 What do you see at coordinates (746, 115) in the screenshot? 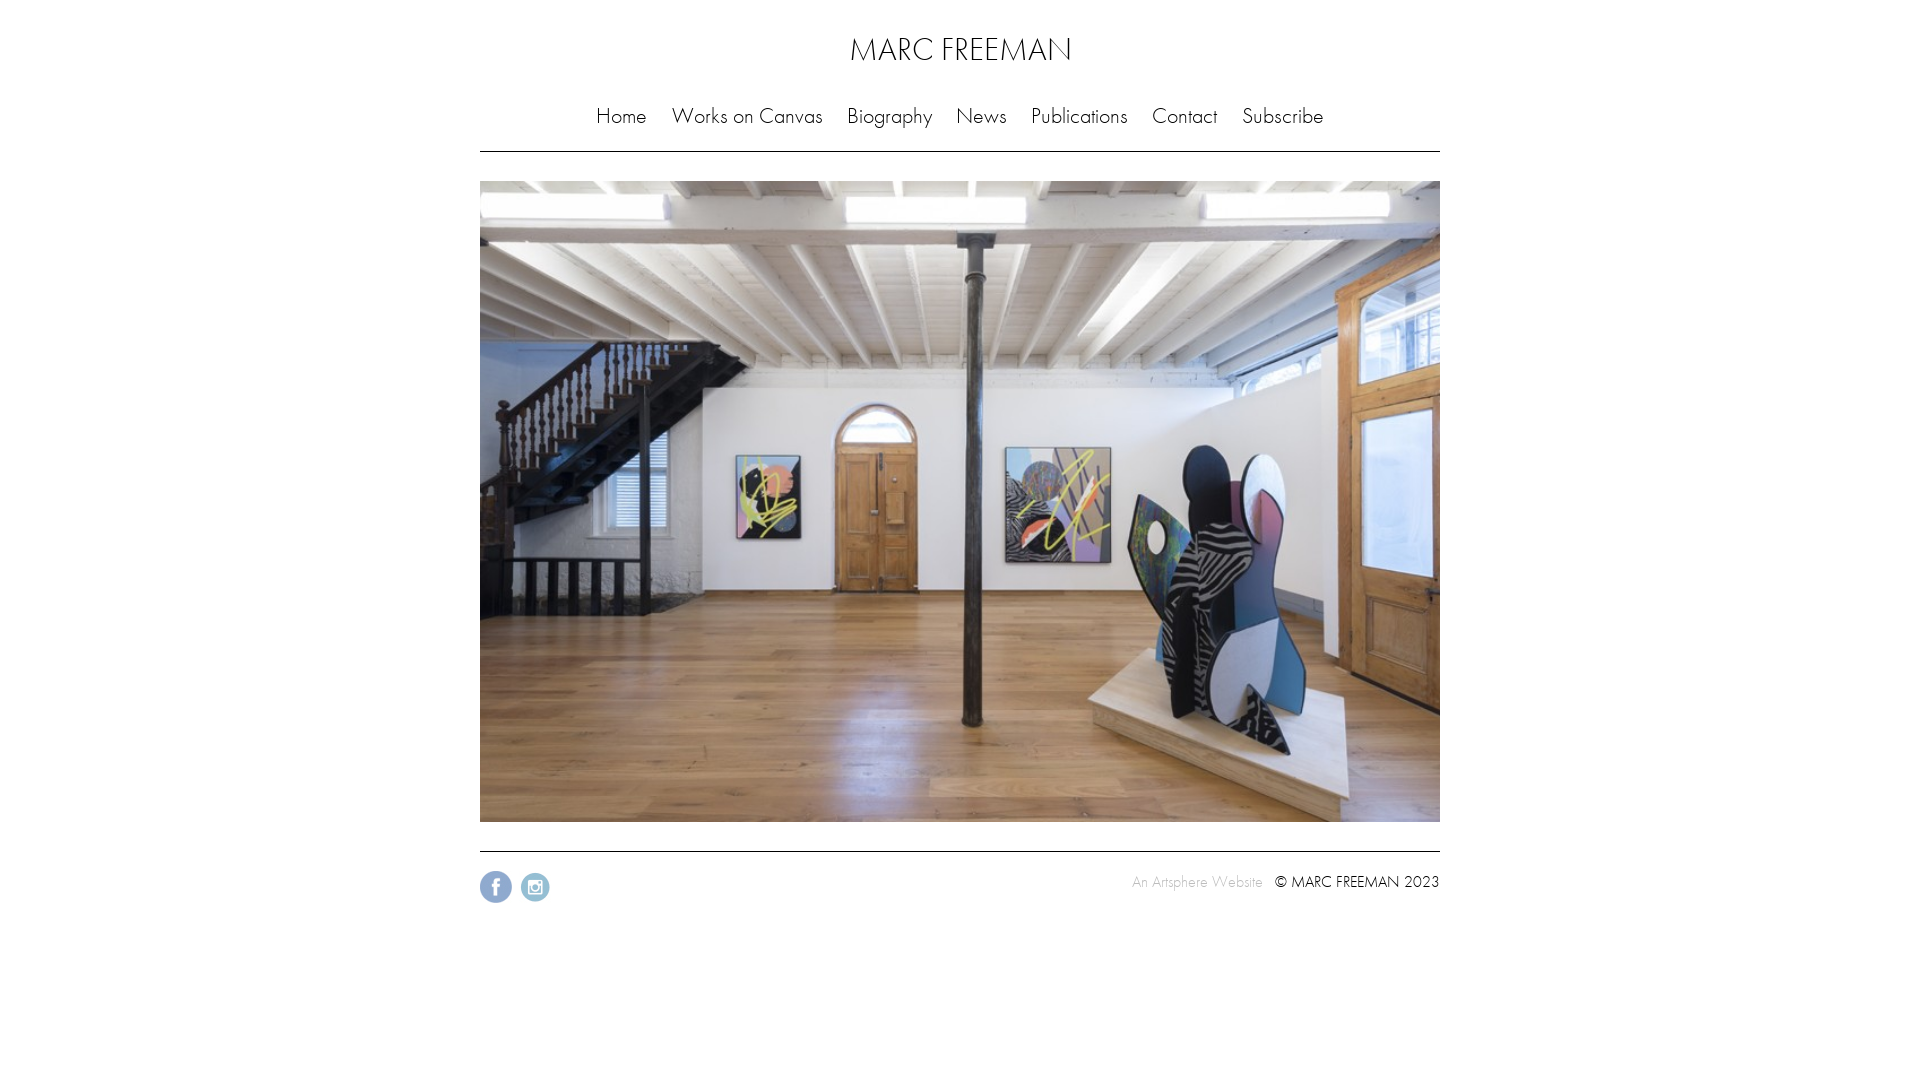
I see `'Works on Canvas'` at bounding box center [746, 115].